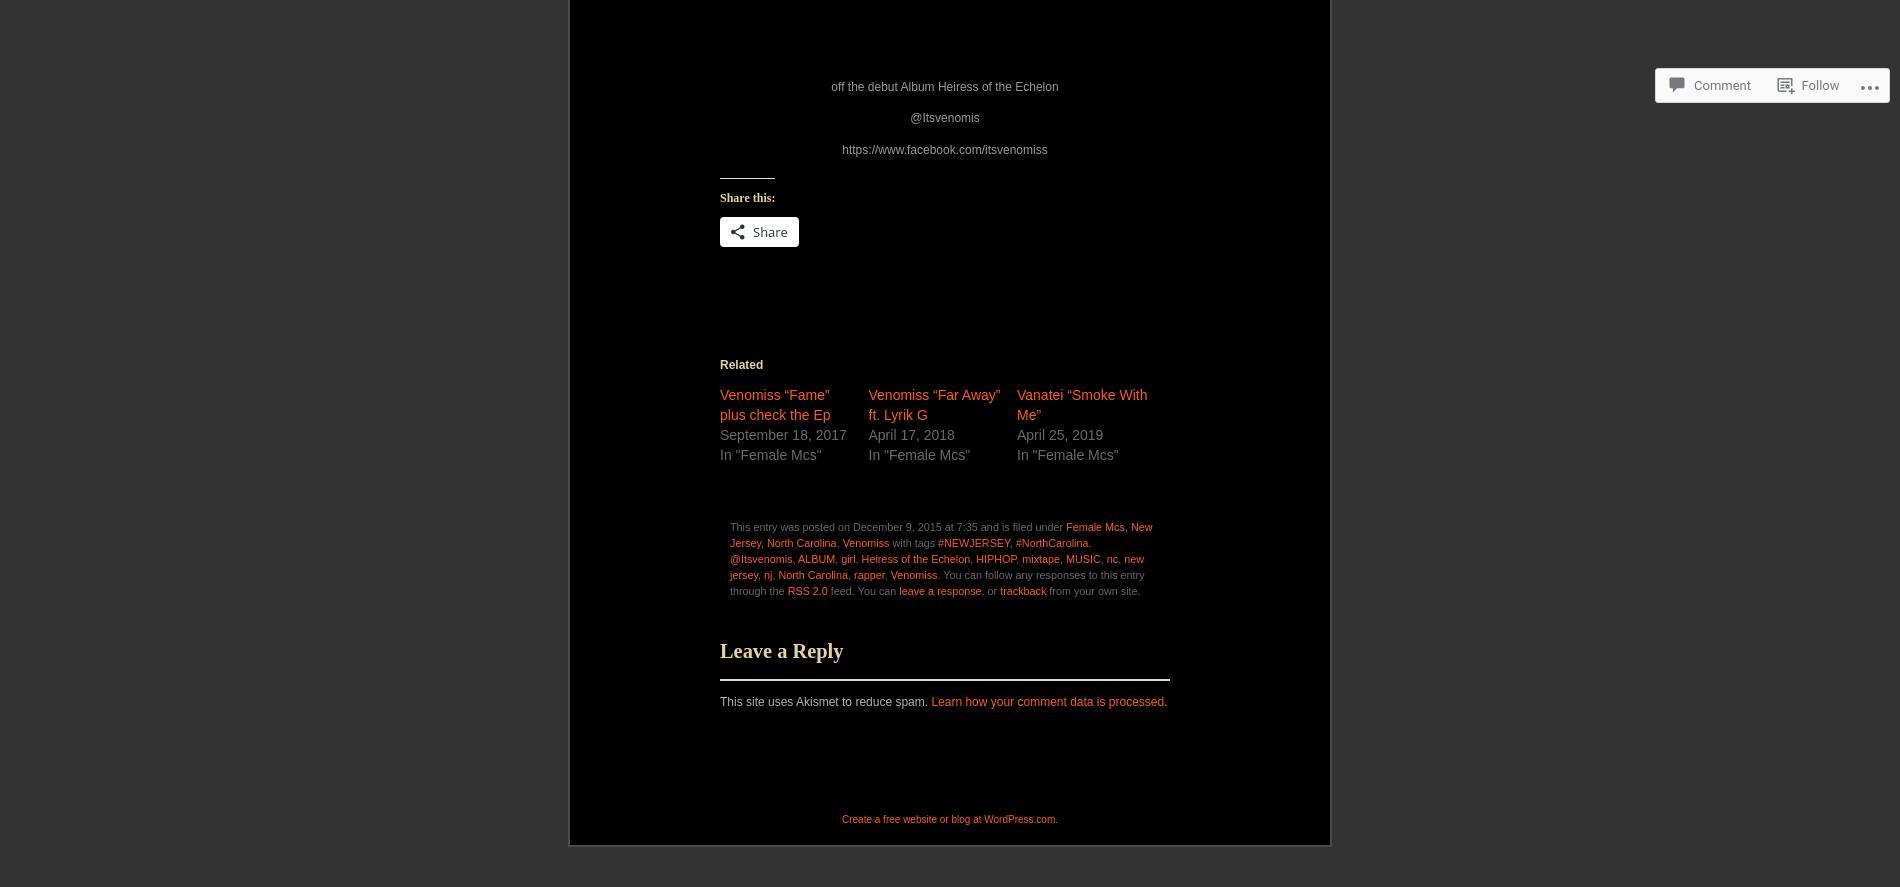  Describe the element at coordinates (1112, 557) in the screenshot. I see `'nc'` at that location.